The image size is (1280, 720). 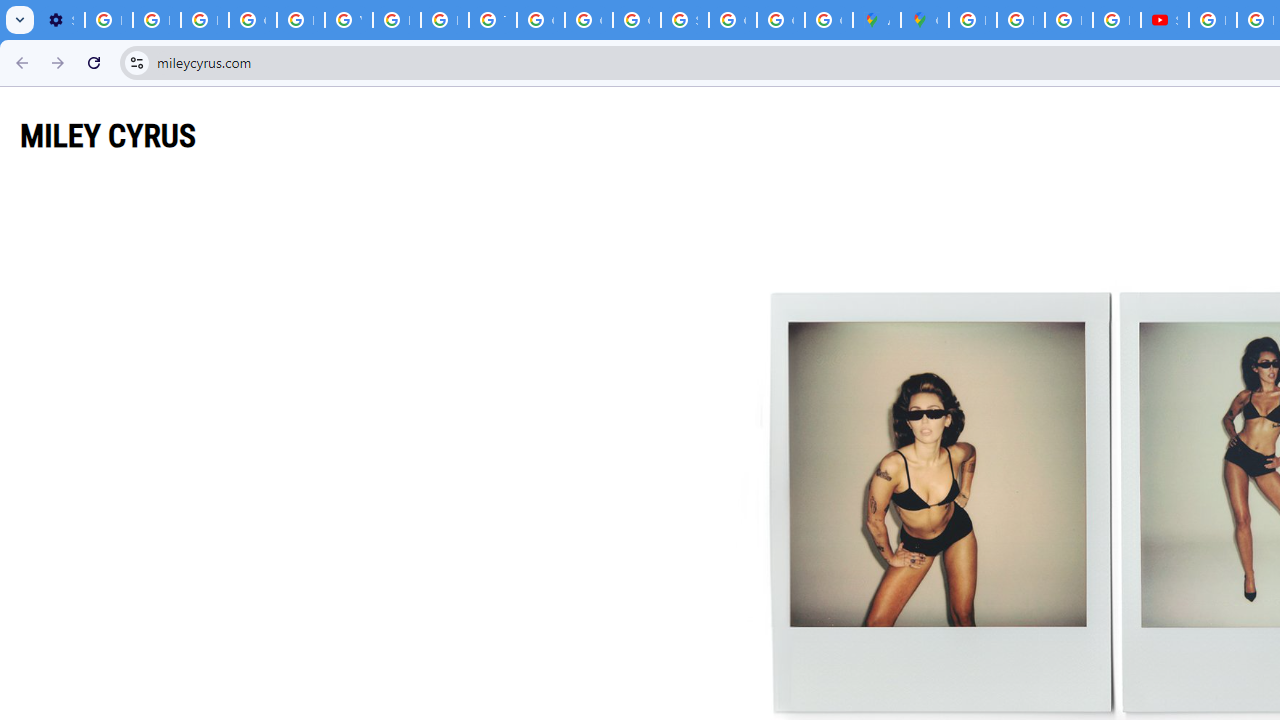 I want to click on 'How Chrome protects your passwords - Google Chrome Help', so click(x=1211, y=20).